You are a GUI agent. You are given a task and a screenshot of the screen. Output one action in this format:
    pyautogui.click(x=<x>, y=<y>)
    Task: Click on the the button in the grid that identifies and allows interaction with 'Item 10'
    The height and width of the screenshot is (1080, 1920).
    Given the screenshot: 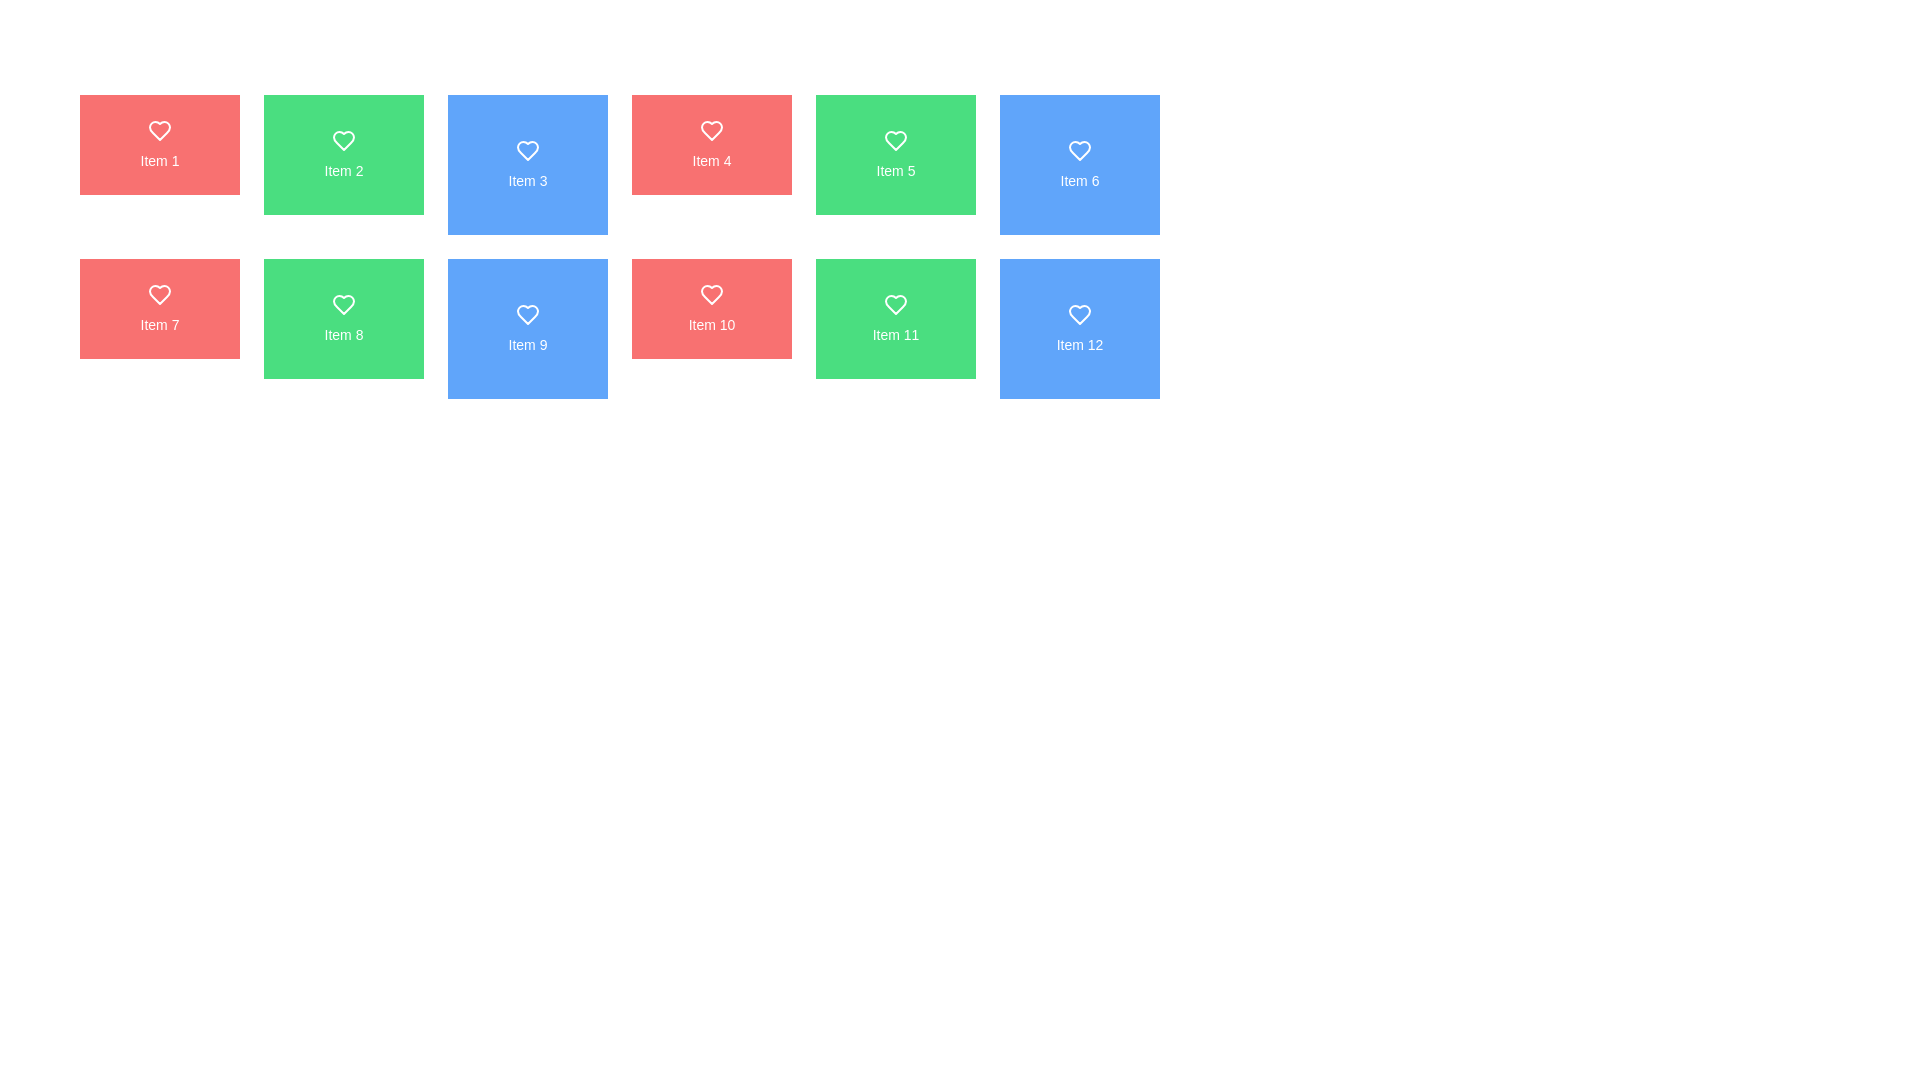 What is the action you would take?
    pyautogui.click(x=711, y=308)
    